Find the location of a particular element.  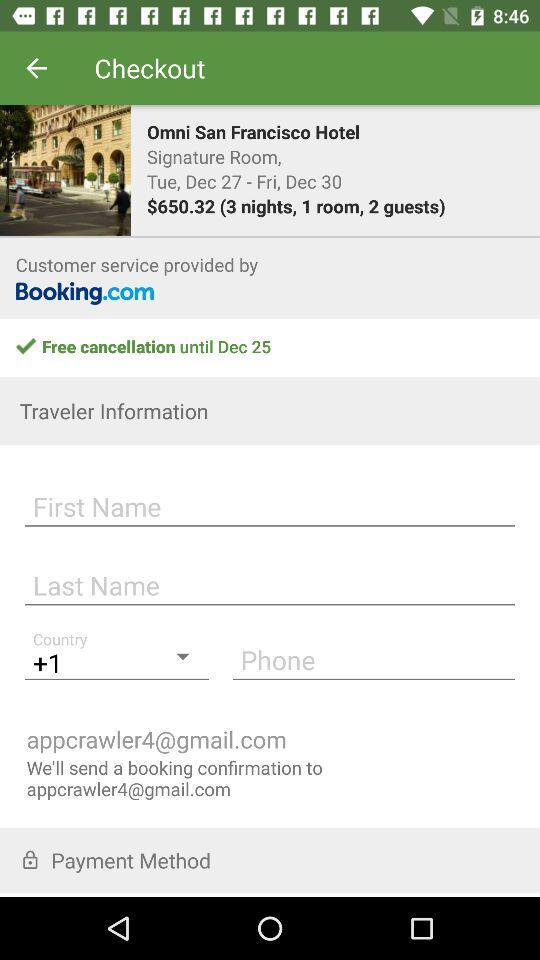

item at the bottom right corner is located at coordinates (373, 658).